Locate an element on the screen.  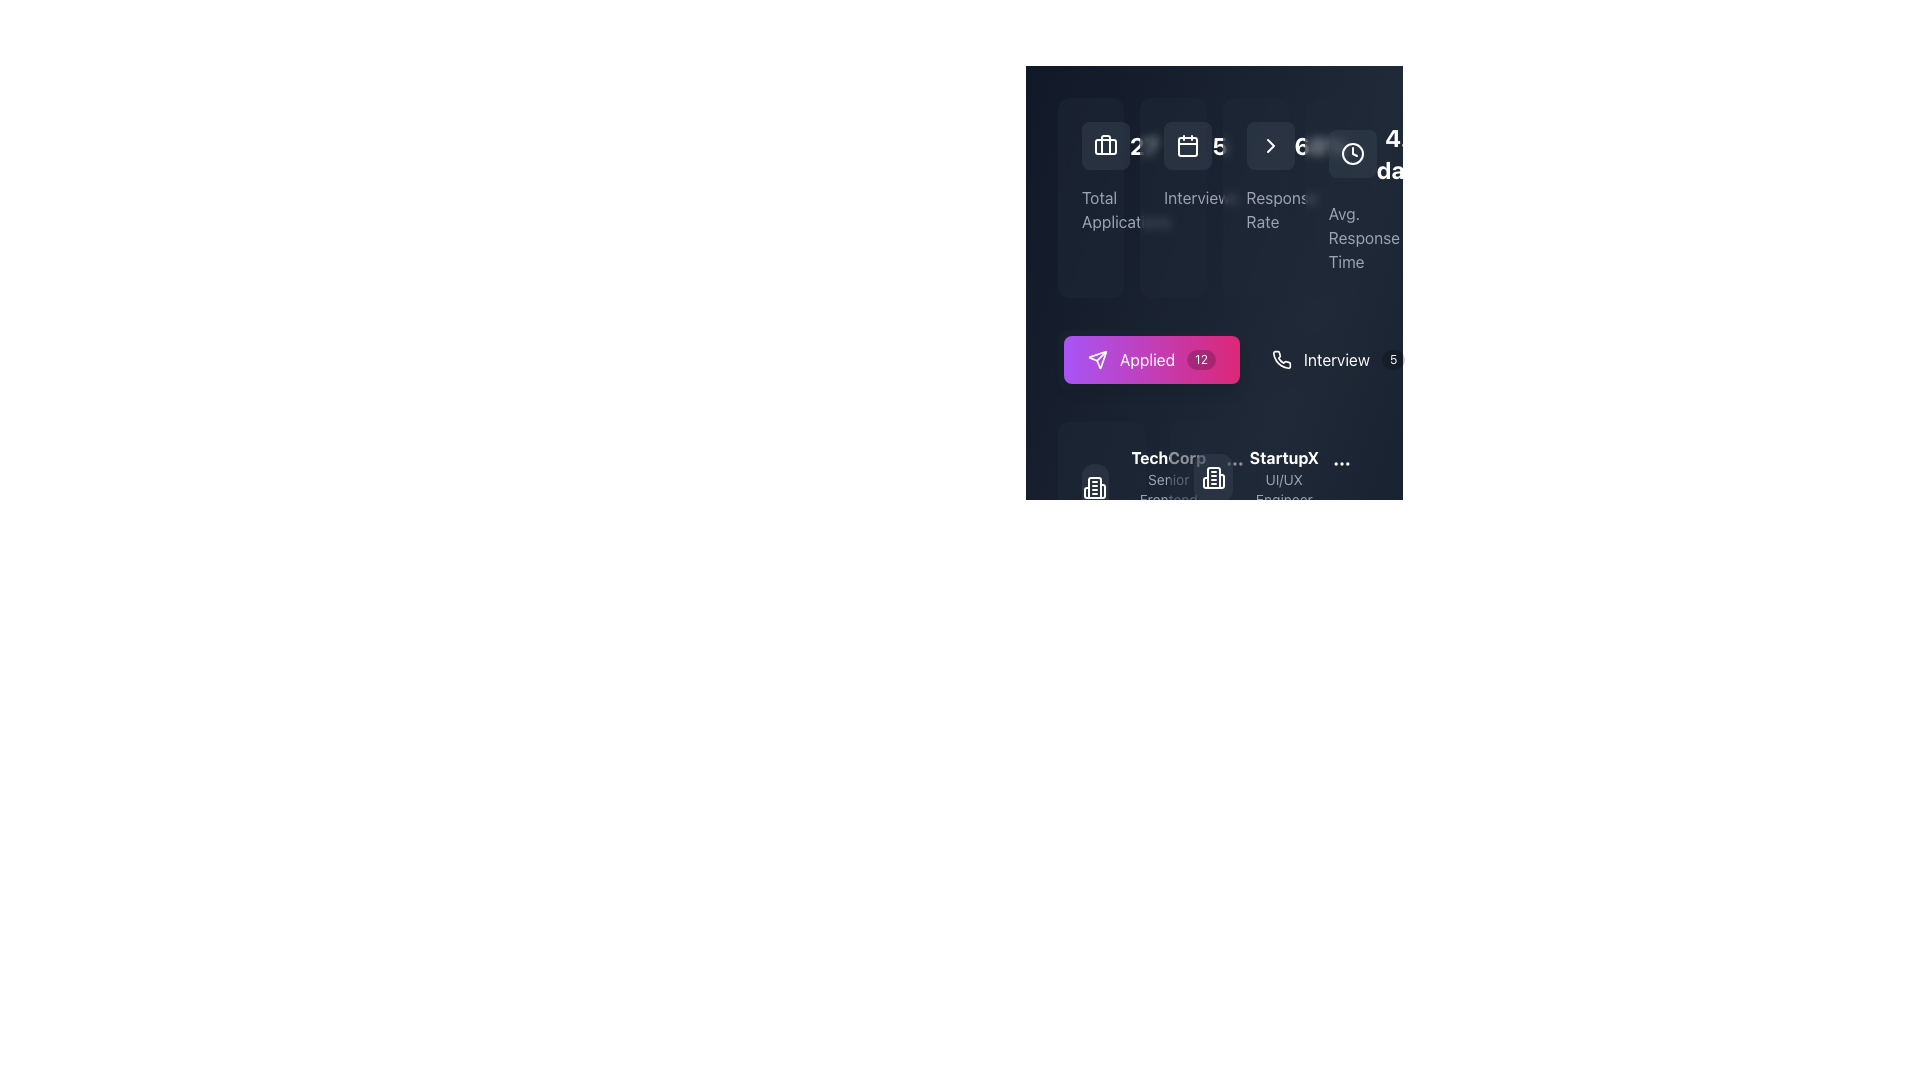
the calendar icon located in the row of icons at the top of the interface, which is the third icon from the left is located at coordinates (1188, 145).